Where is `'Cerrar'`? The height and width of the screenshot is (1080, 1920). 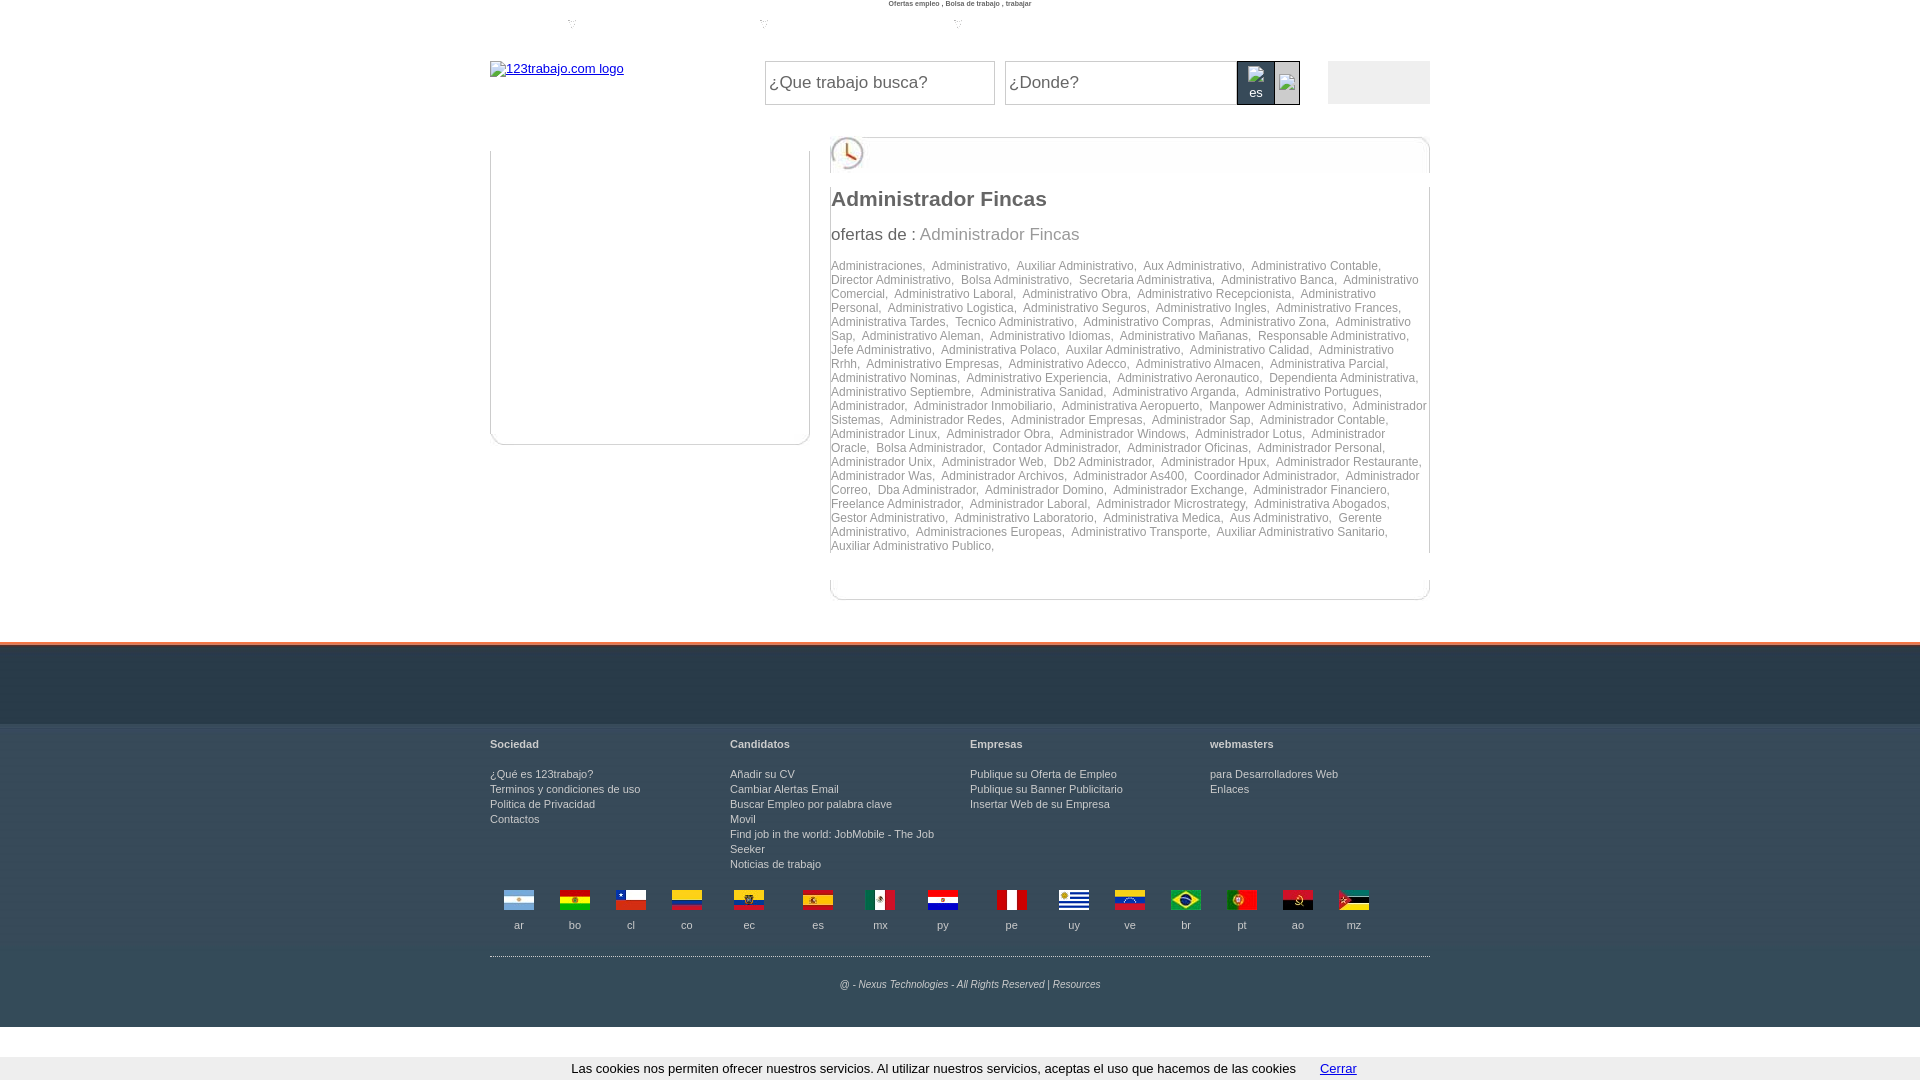
'Cerrar' is located at coordinates (1338, 1067).